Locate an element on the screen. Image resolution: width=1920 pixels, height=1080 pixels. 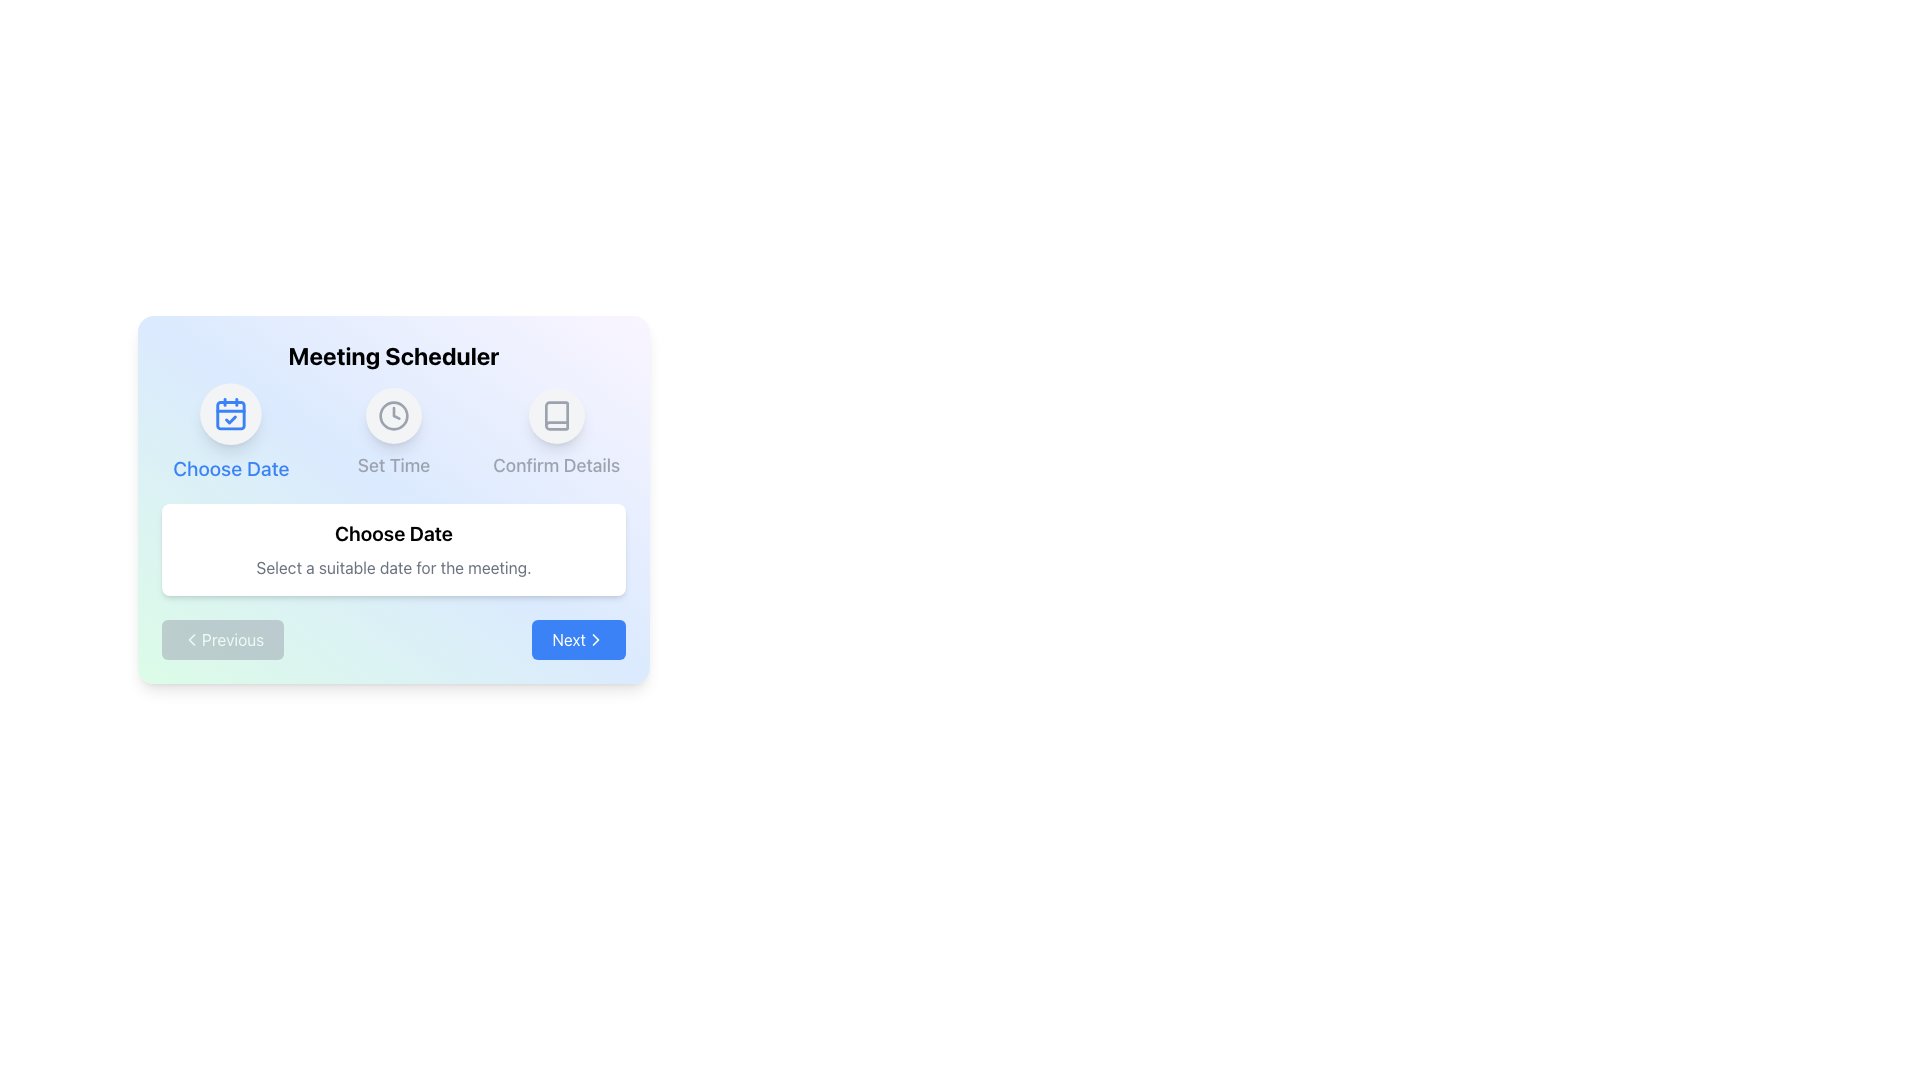
the small blue and white arrow icon pointing to the right, which is located on the right side of the 'Next' button at the bottom-right corner of the interface is located at coordinates (594, 640).